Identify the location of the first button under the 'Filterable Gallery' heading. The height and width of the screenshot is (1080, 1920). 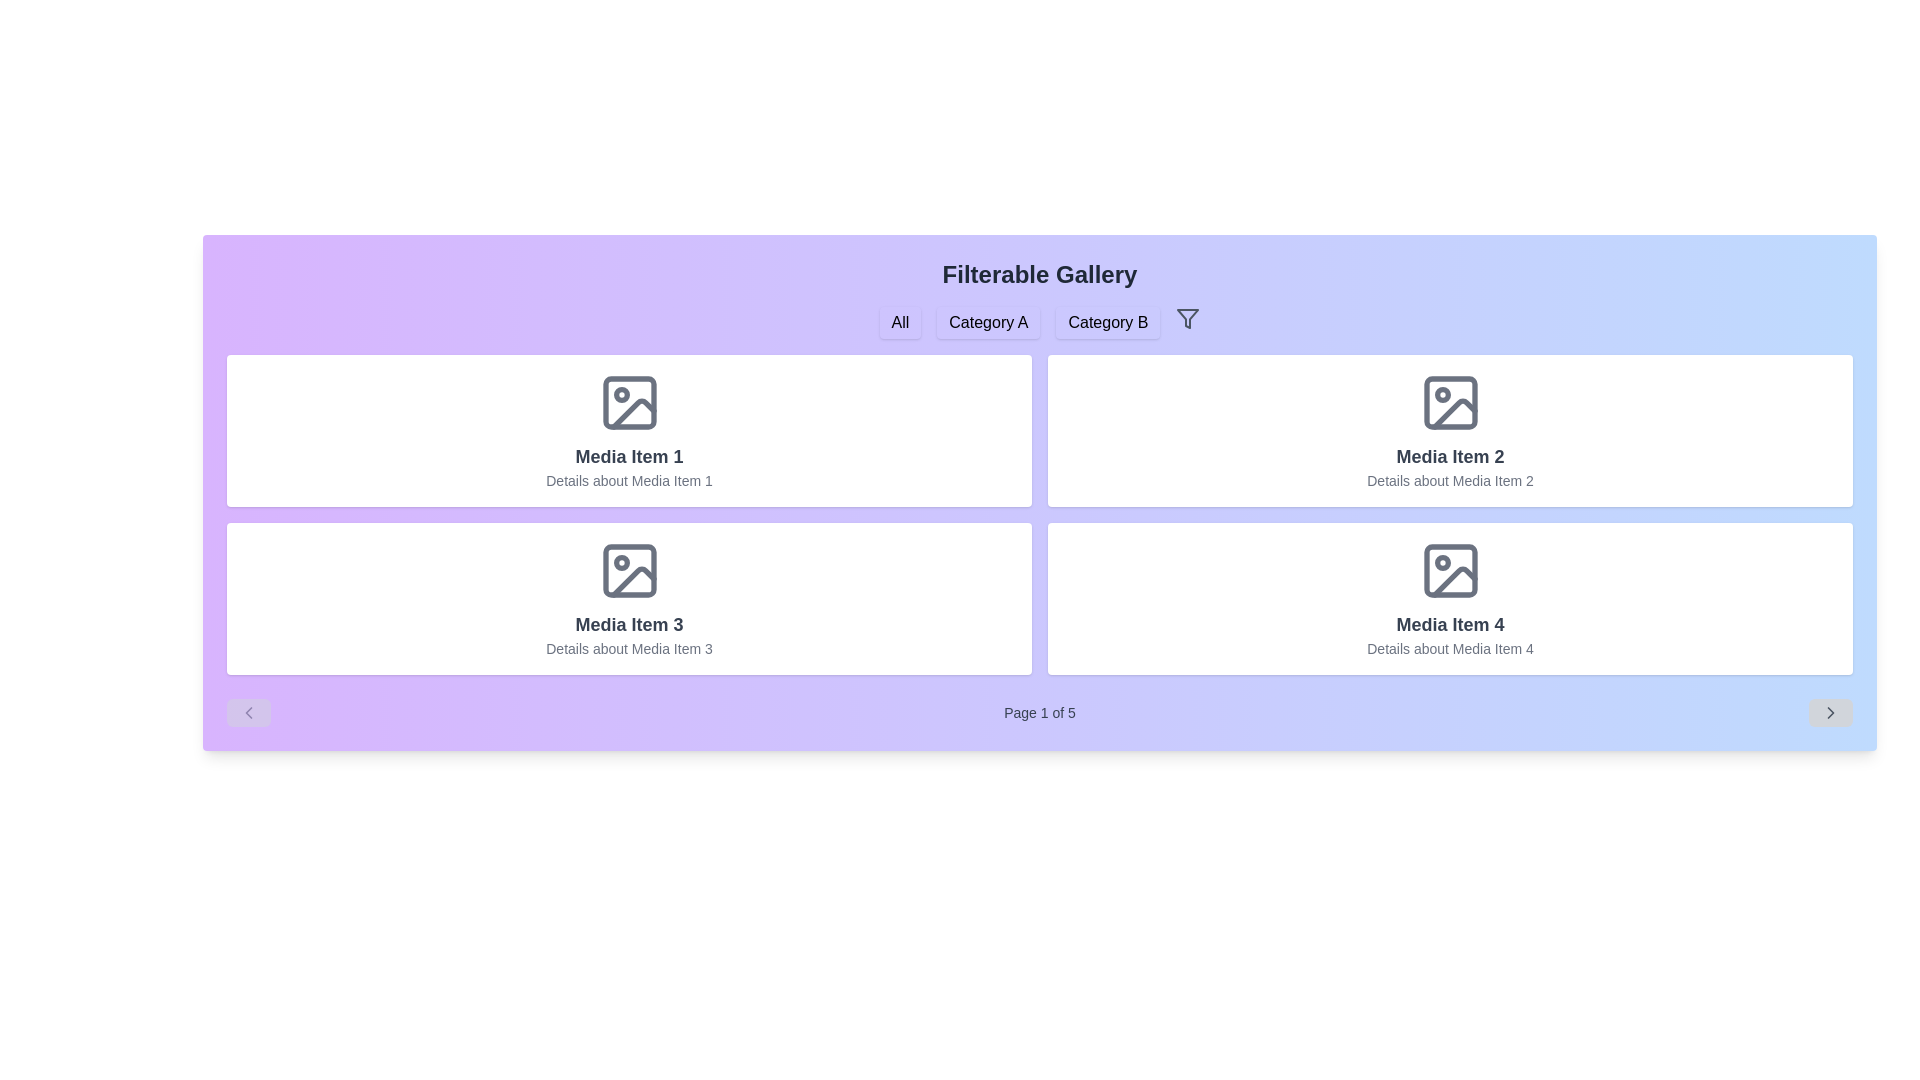
(899, 322).